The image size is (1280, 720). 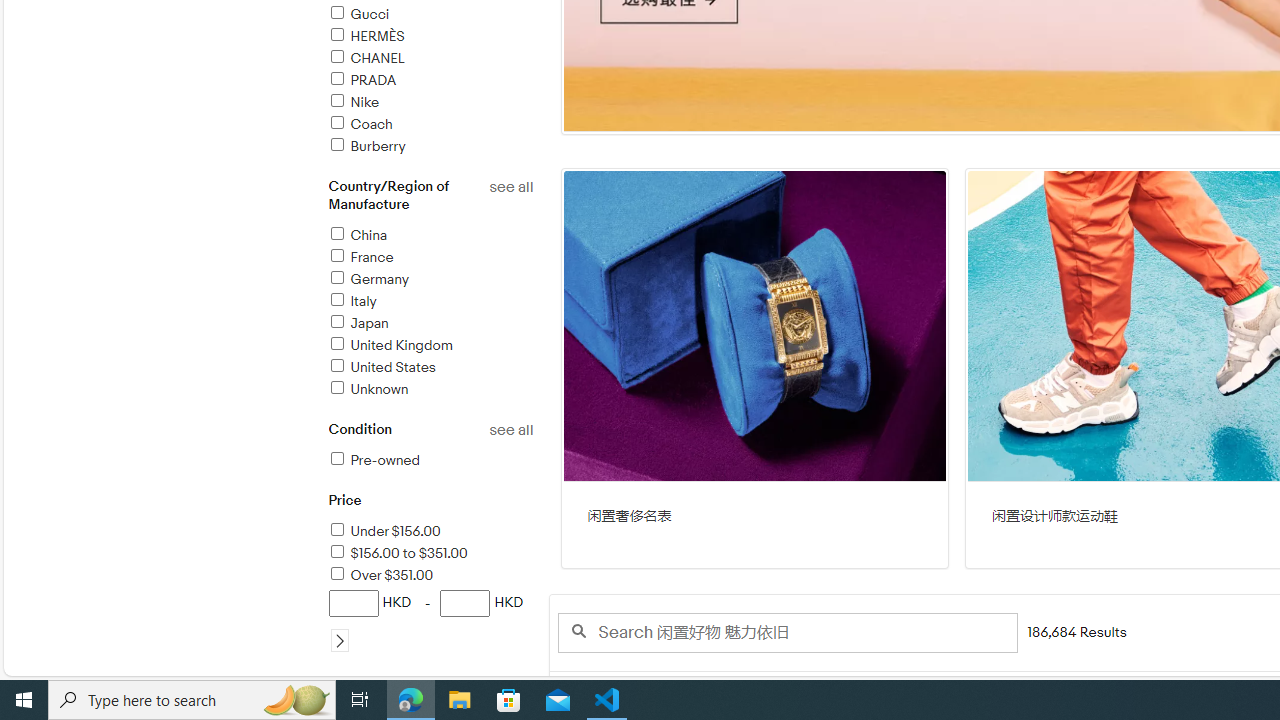 I want to click on 'Submit price range', so click(x=339, y=640).